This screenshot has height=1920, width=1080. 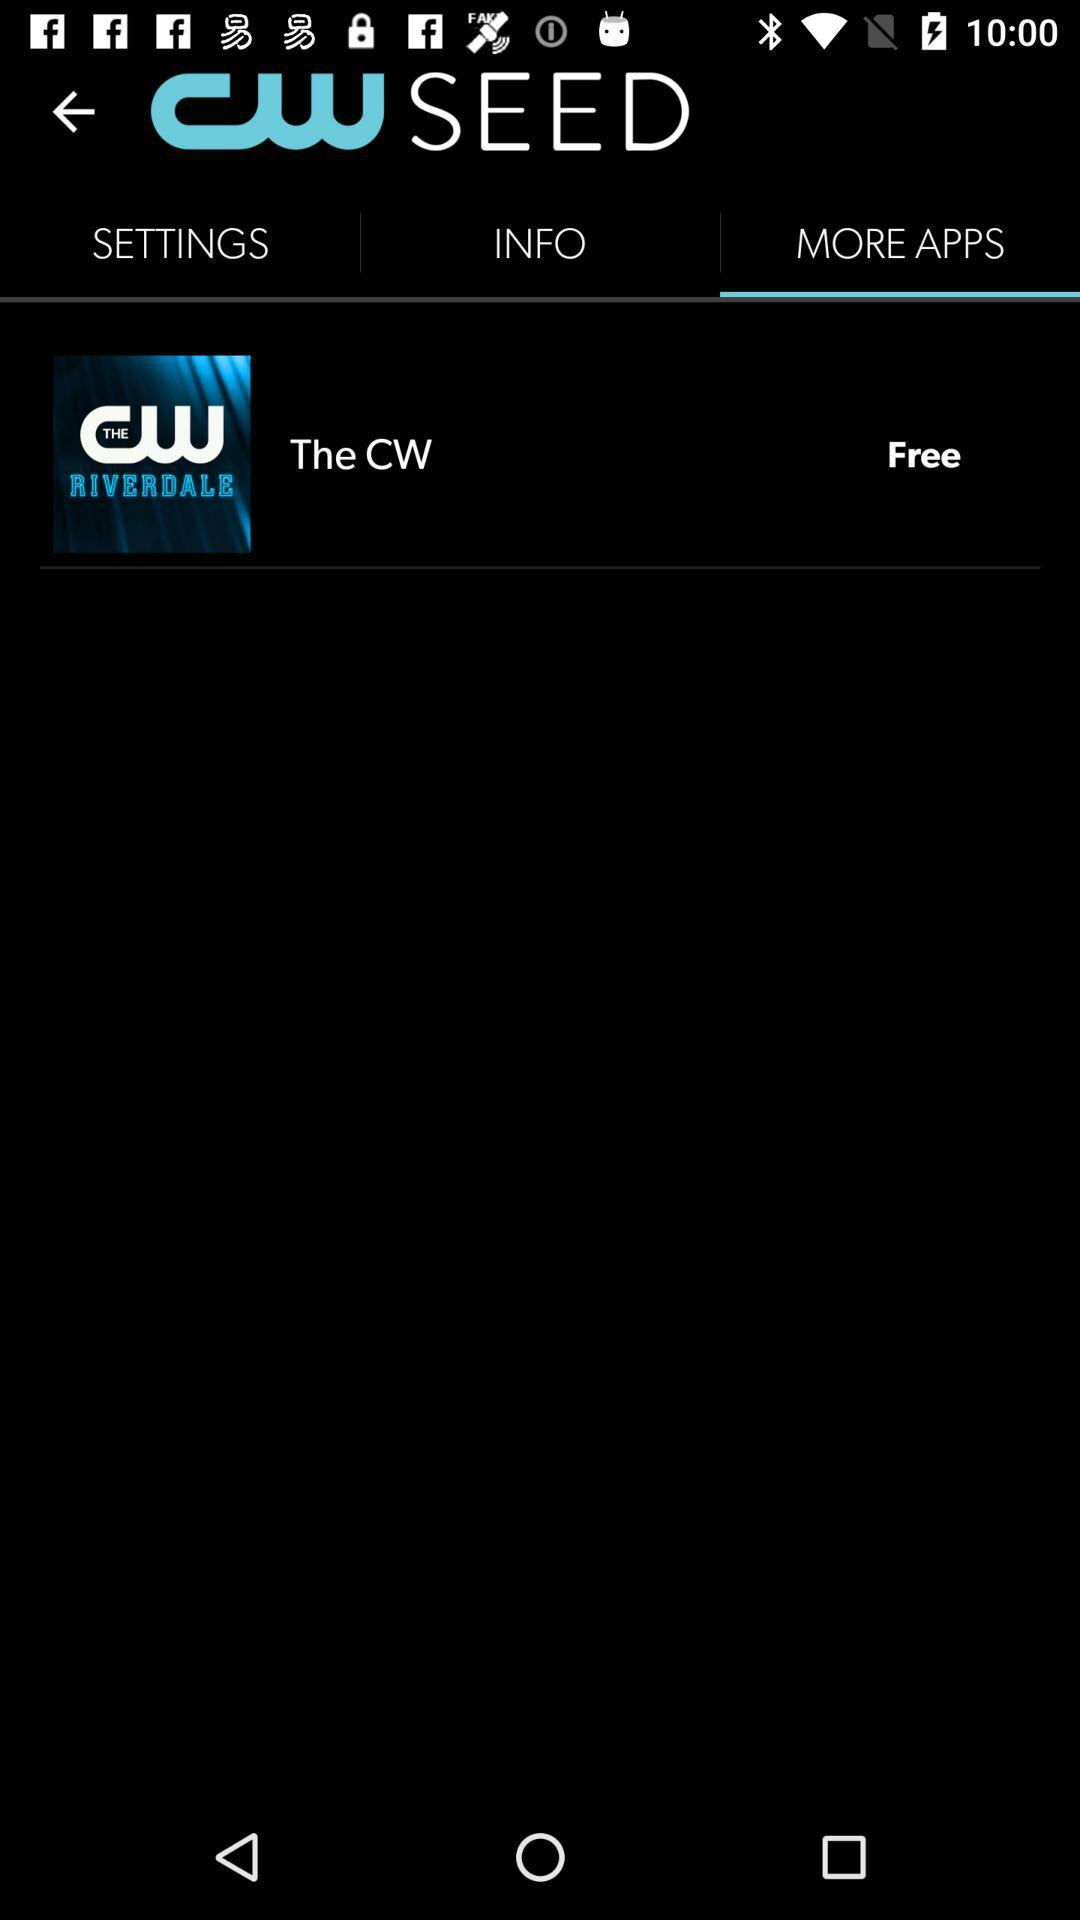 I want to click on the free item, so click(x=924, y=452).